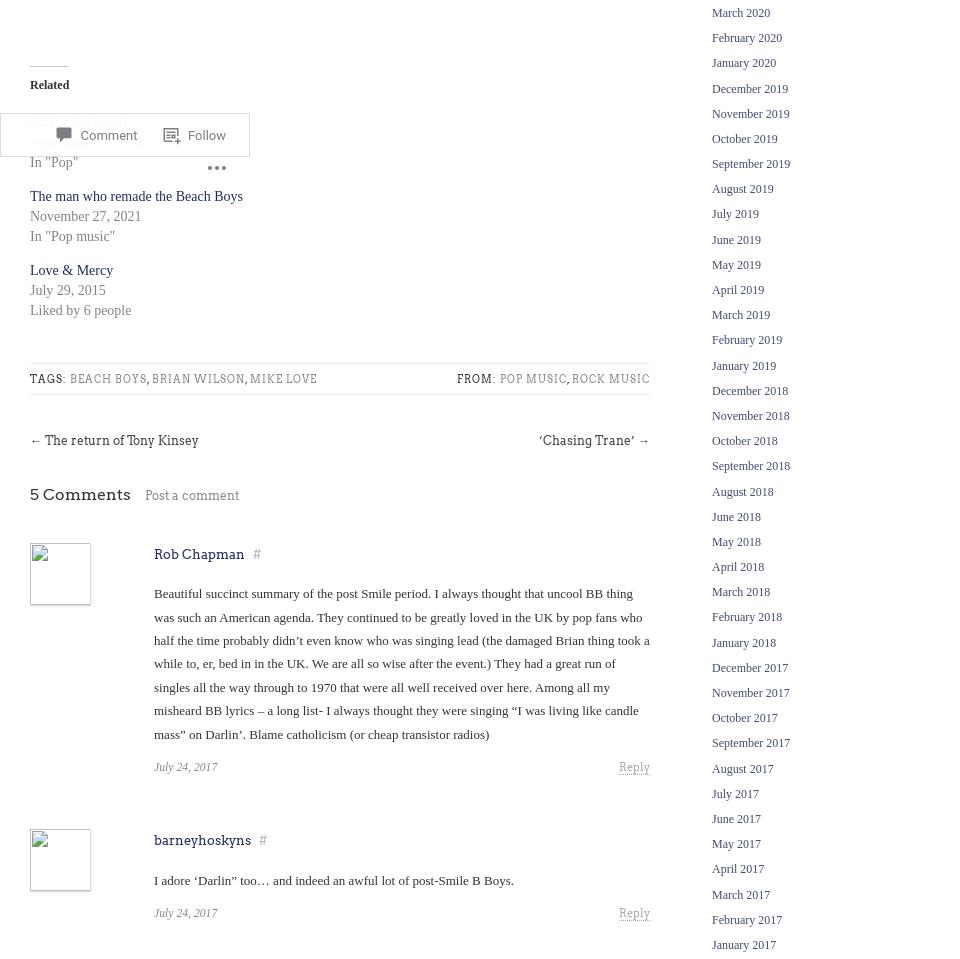 This screenshot has height=959, width=960. Describe the element at coordinates (743, 641) in the screenshot. I see `'January 2018'` at that location.